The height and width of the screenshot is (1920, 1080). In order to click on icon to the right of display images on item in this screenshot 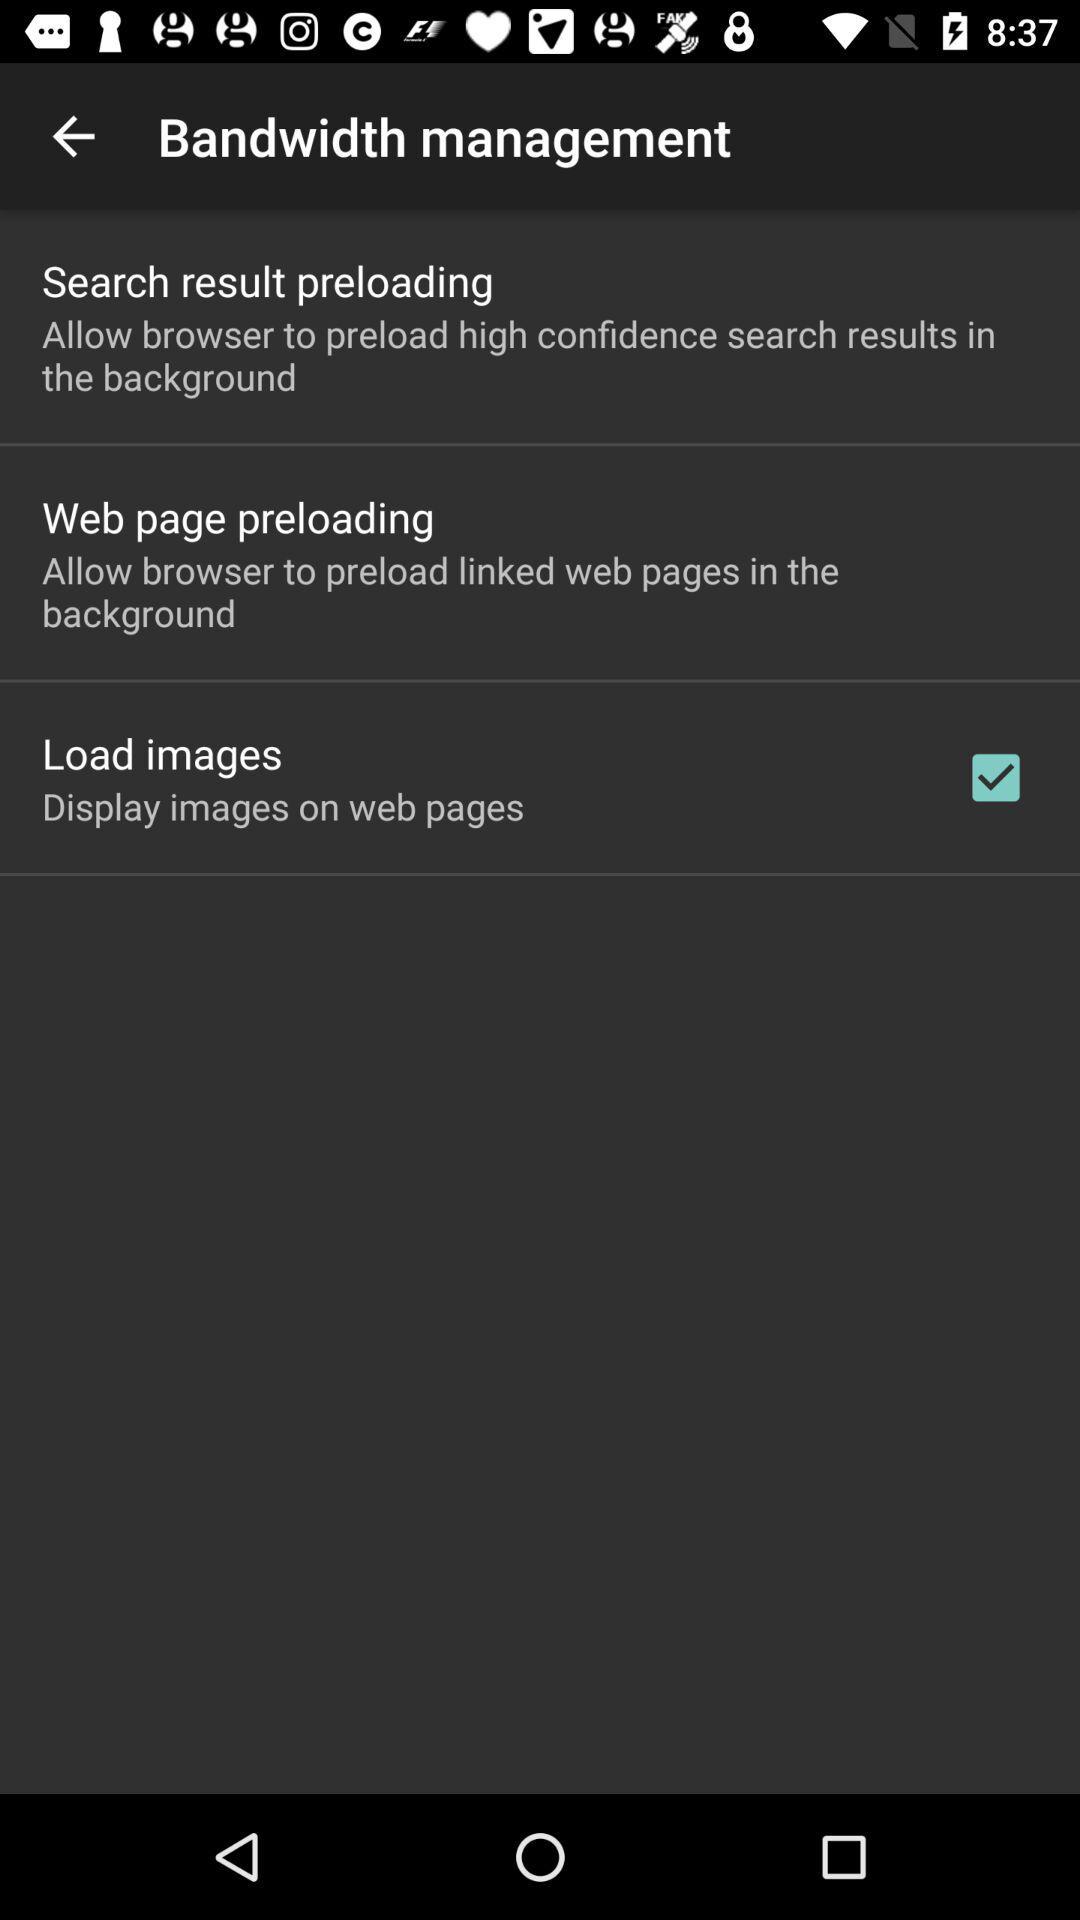, I will do `click(995, 776)`.